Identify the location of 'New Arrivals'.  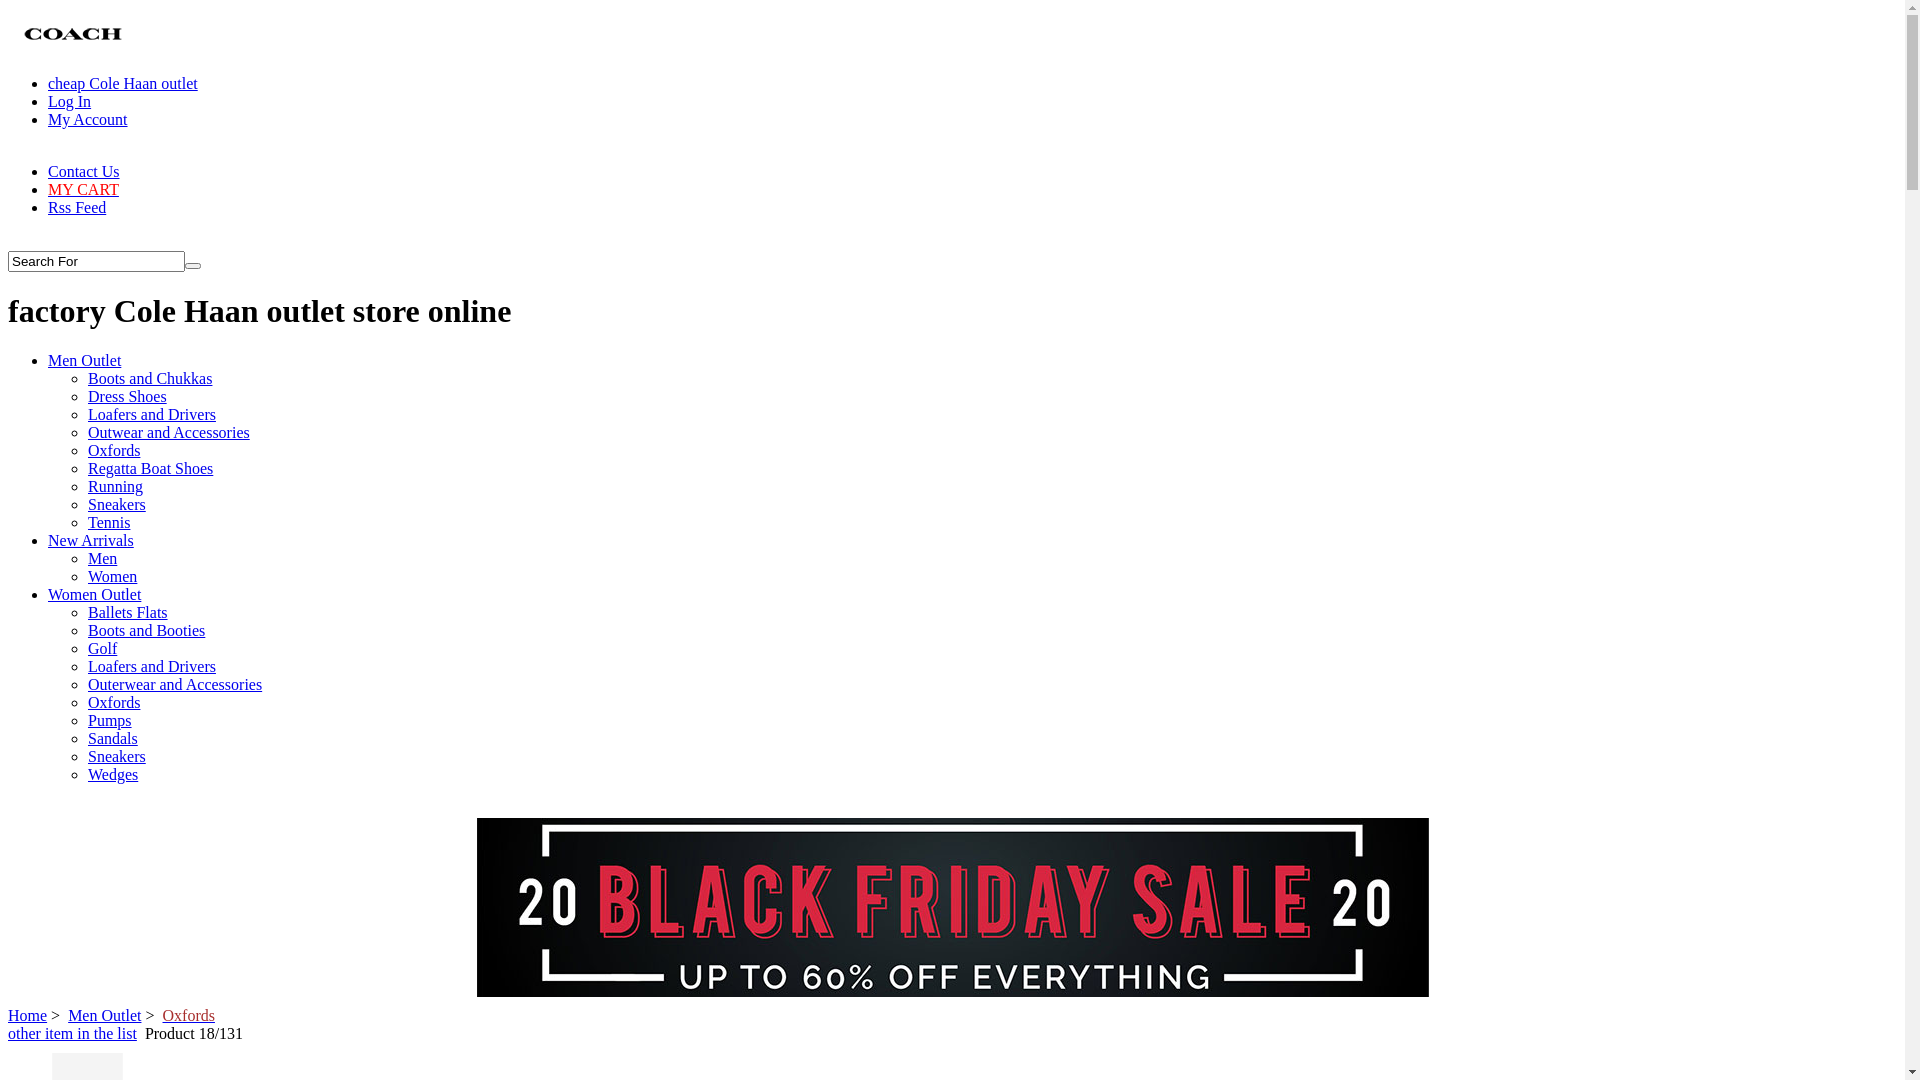
(90, 540).